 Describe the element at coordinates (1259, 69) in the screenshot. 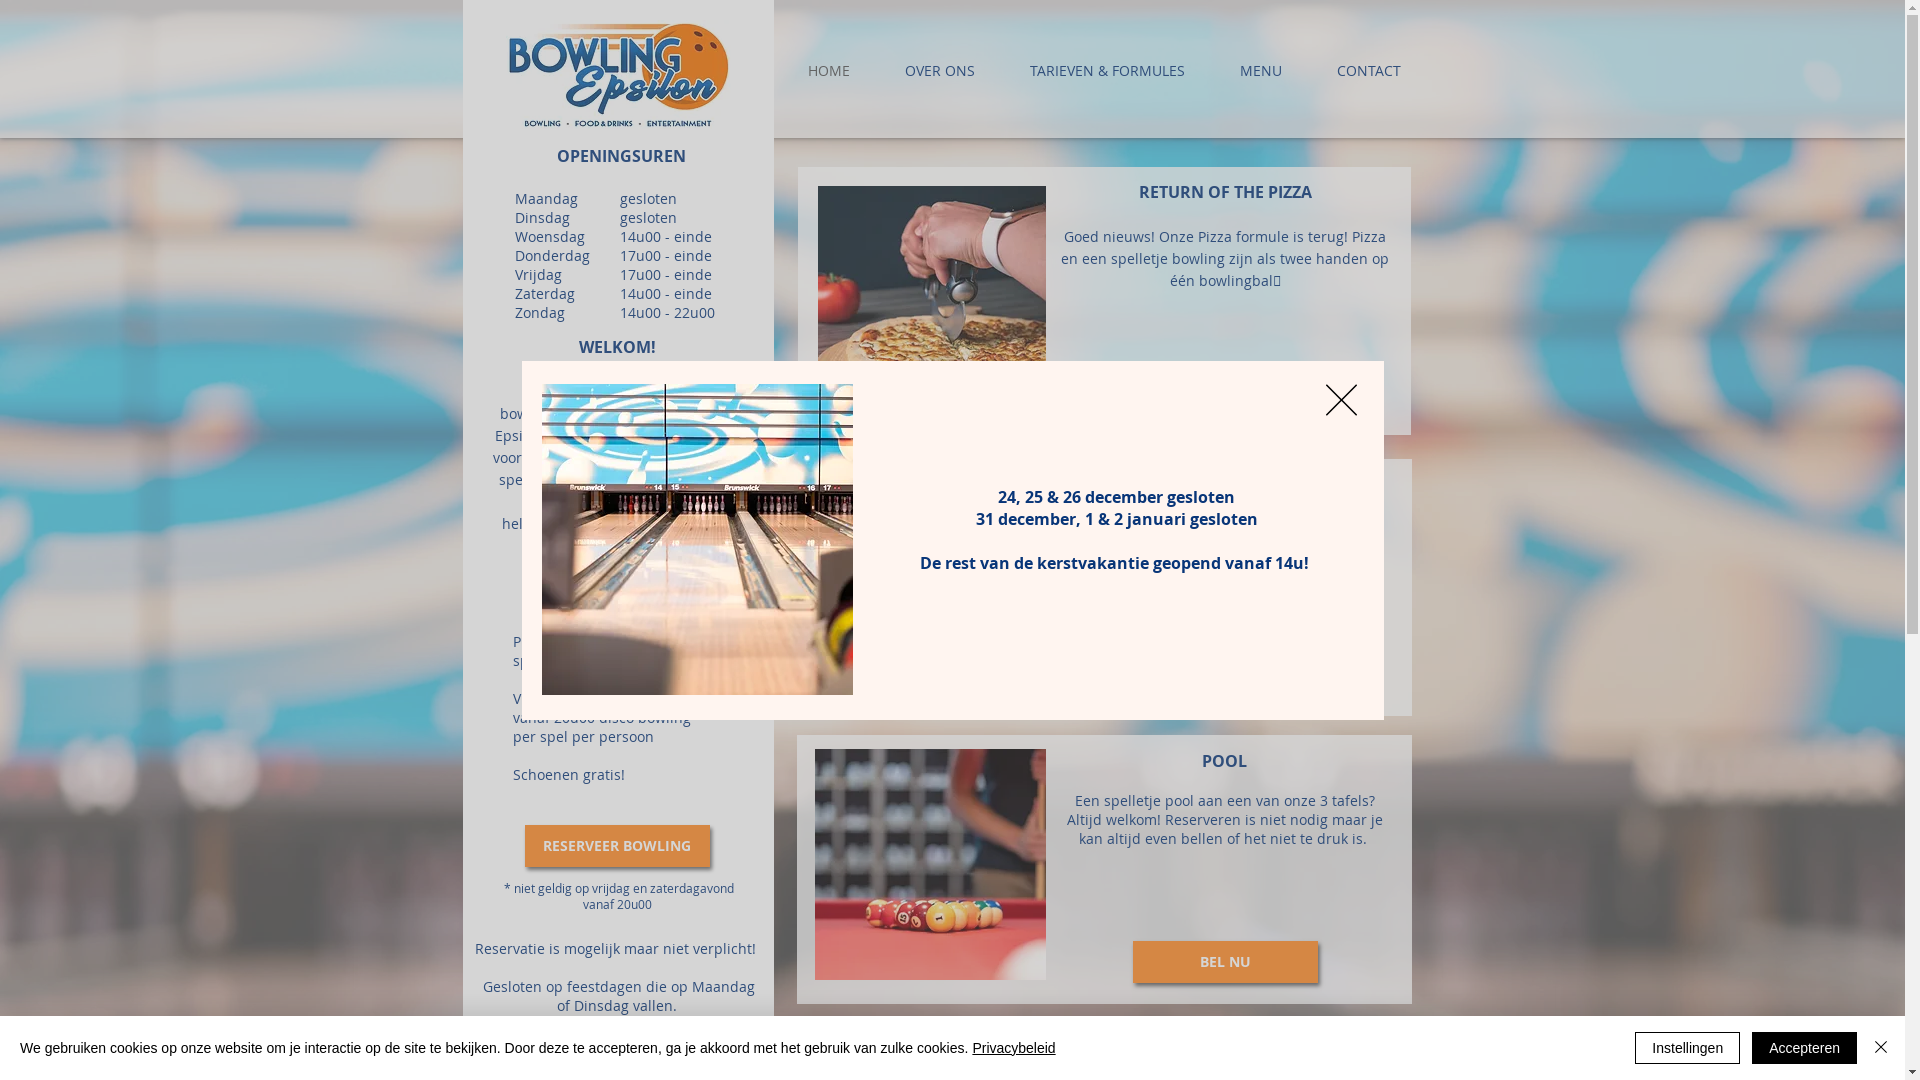

I see `'MENU'` at that location.